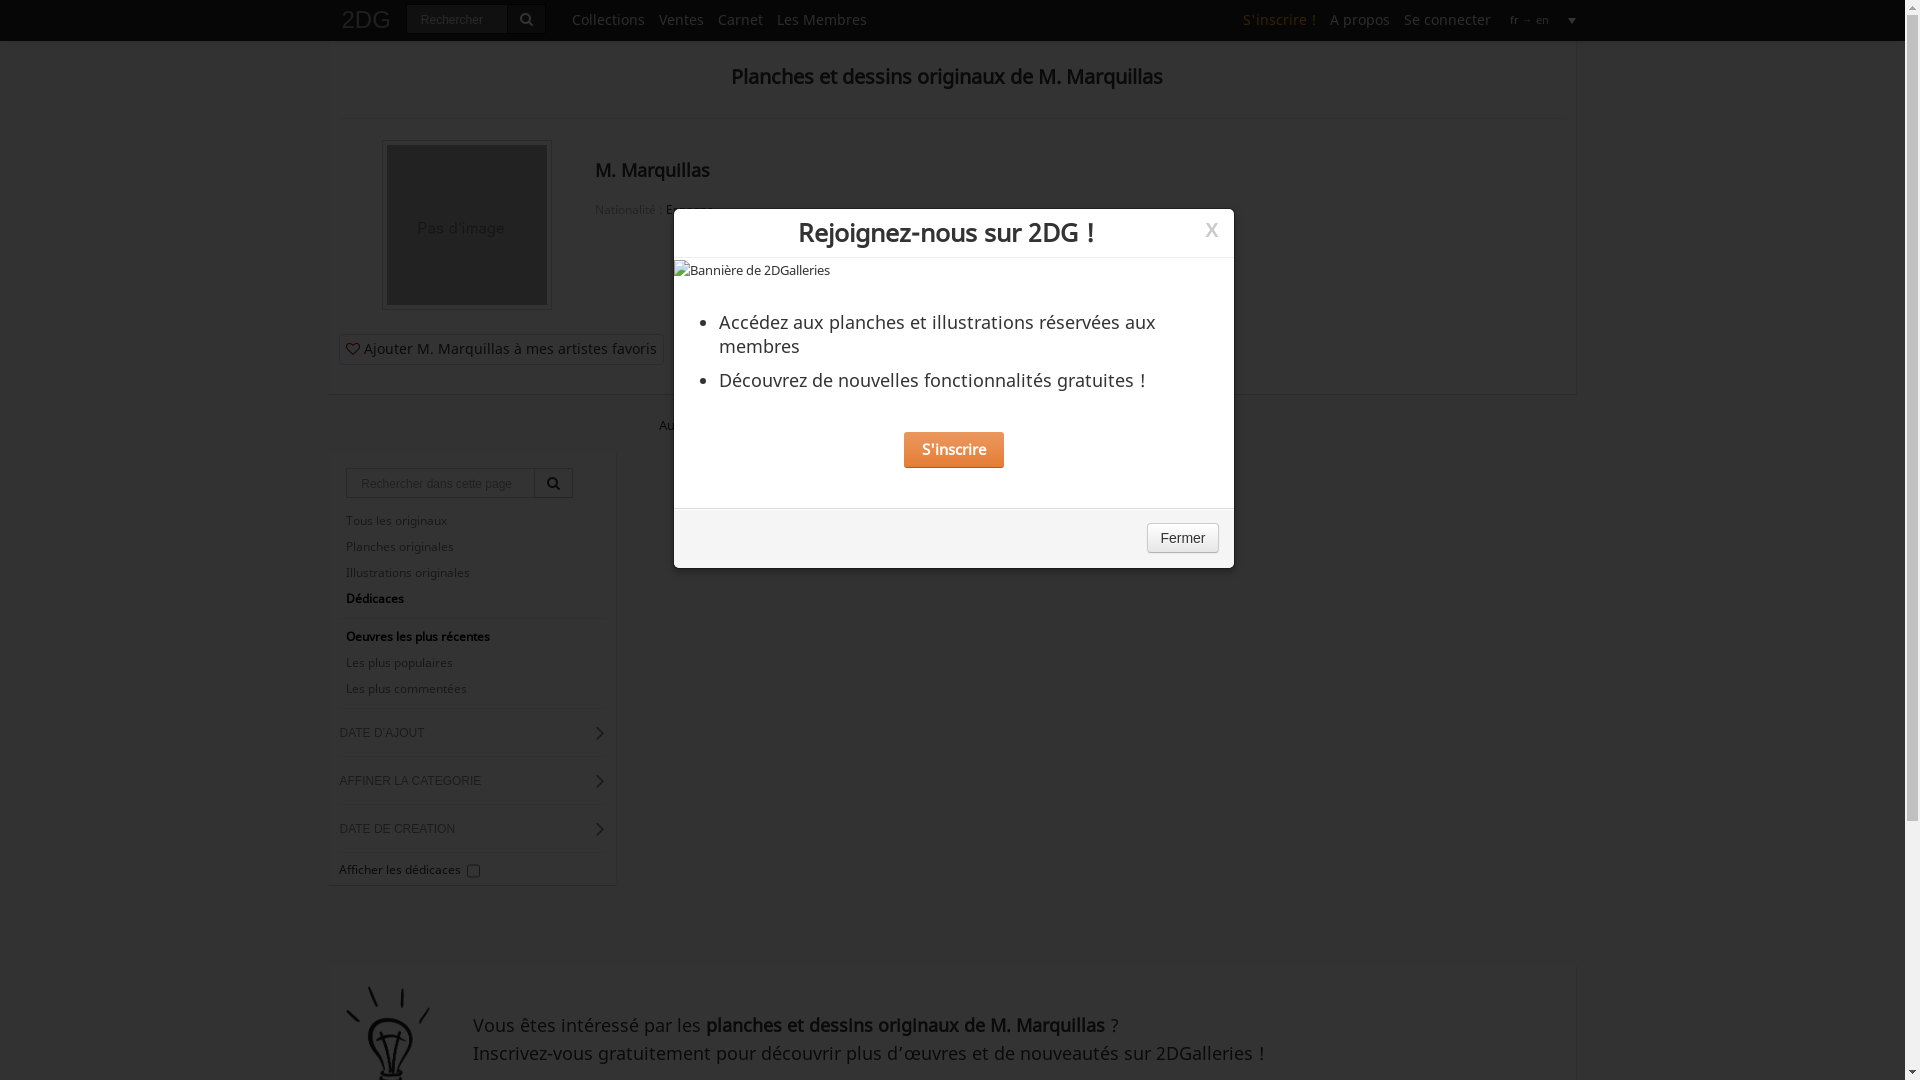 The image size is (1920, 1080). I want to click on 'Planches originales', so click(470, 547).